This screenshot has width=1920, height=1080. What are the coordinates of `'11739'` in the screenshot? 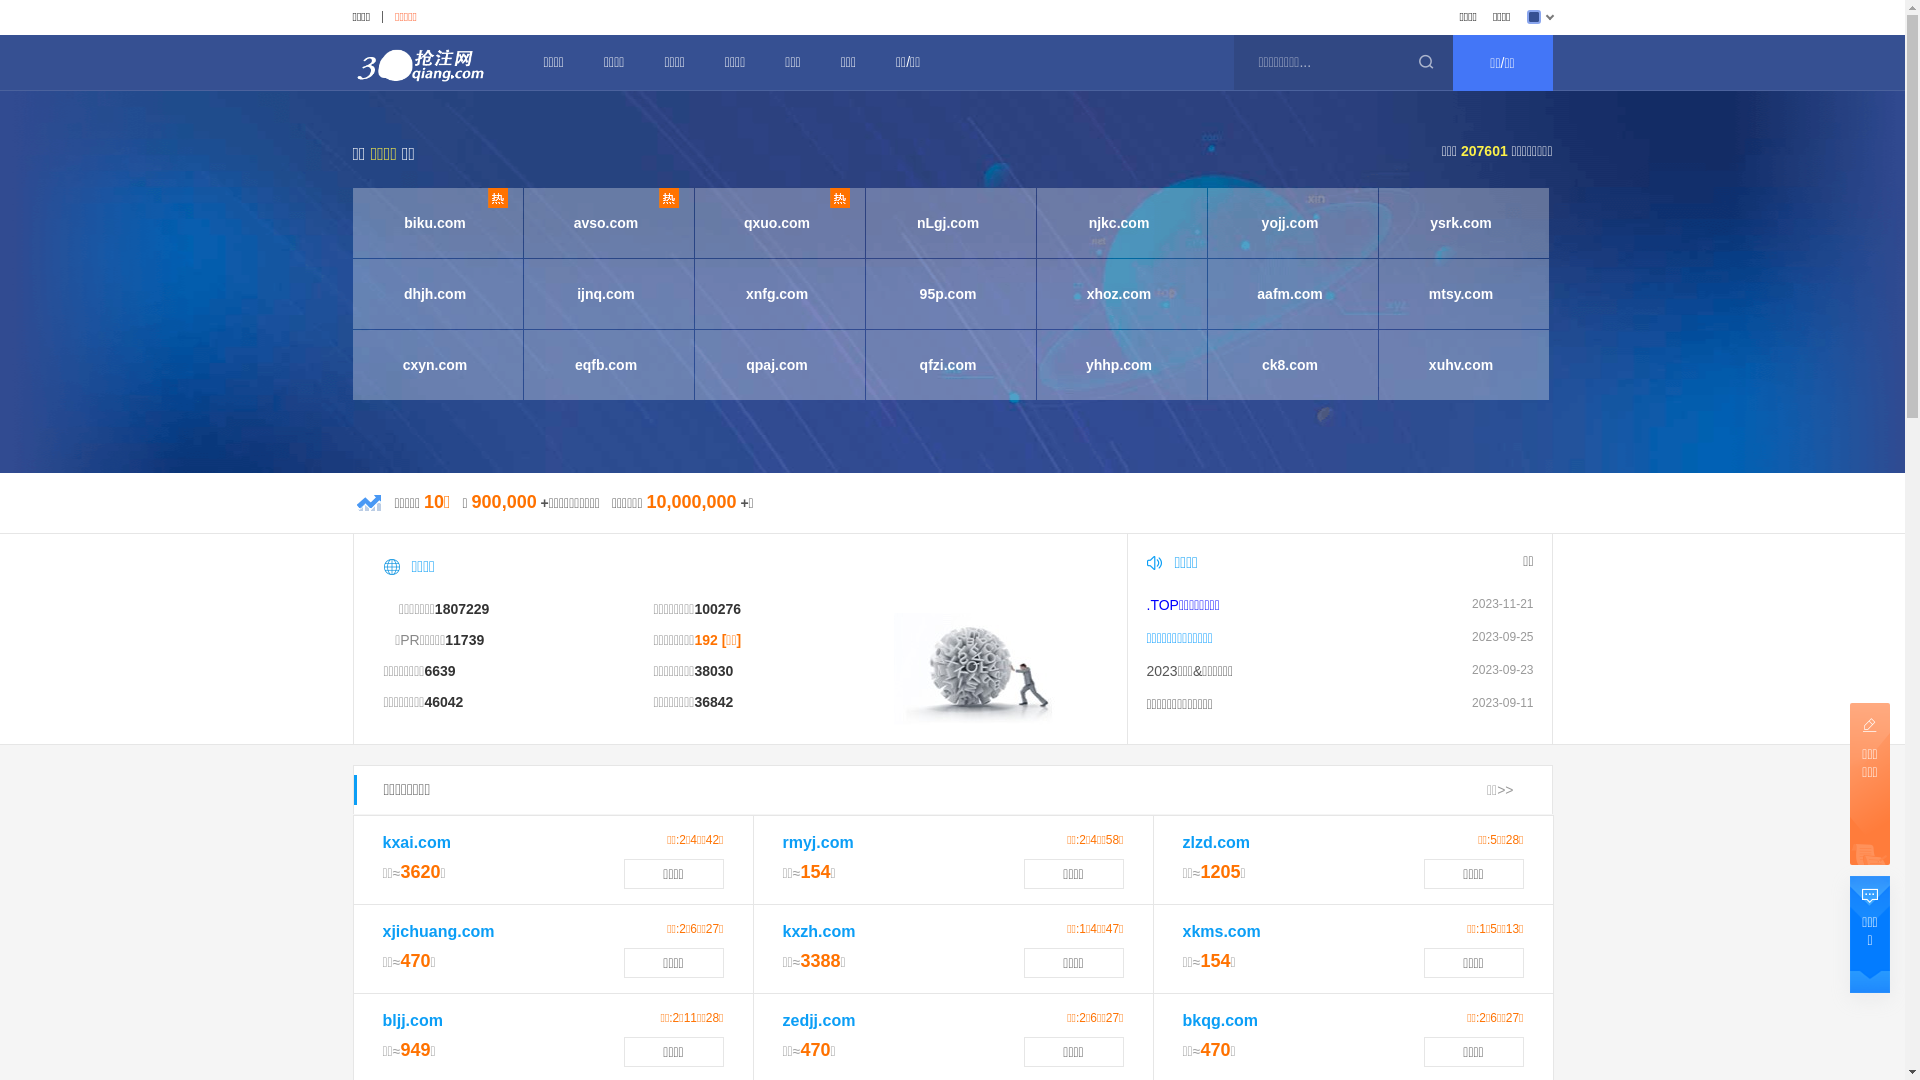 It's located at (444, 640).